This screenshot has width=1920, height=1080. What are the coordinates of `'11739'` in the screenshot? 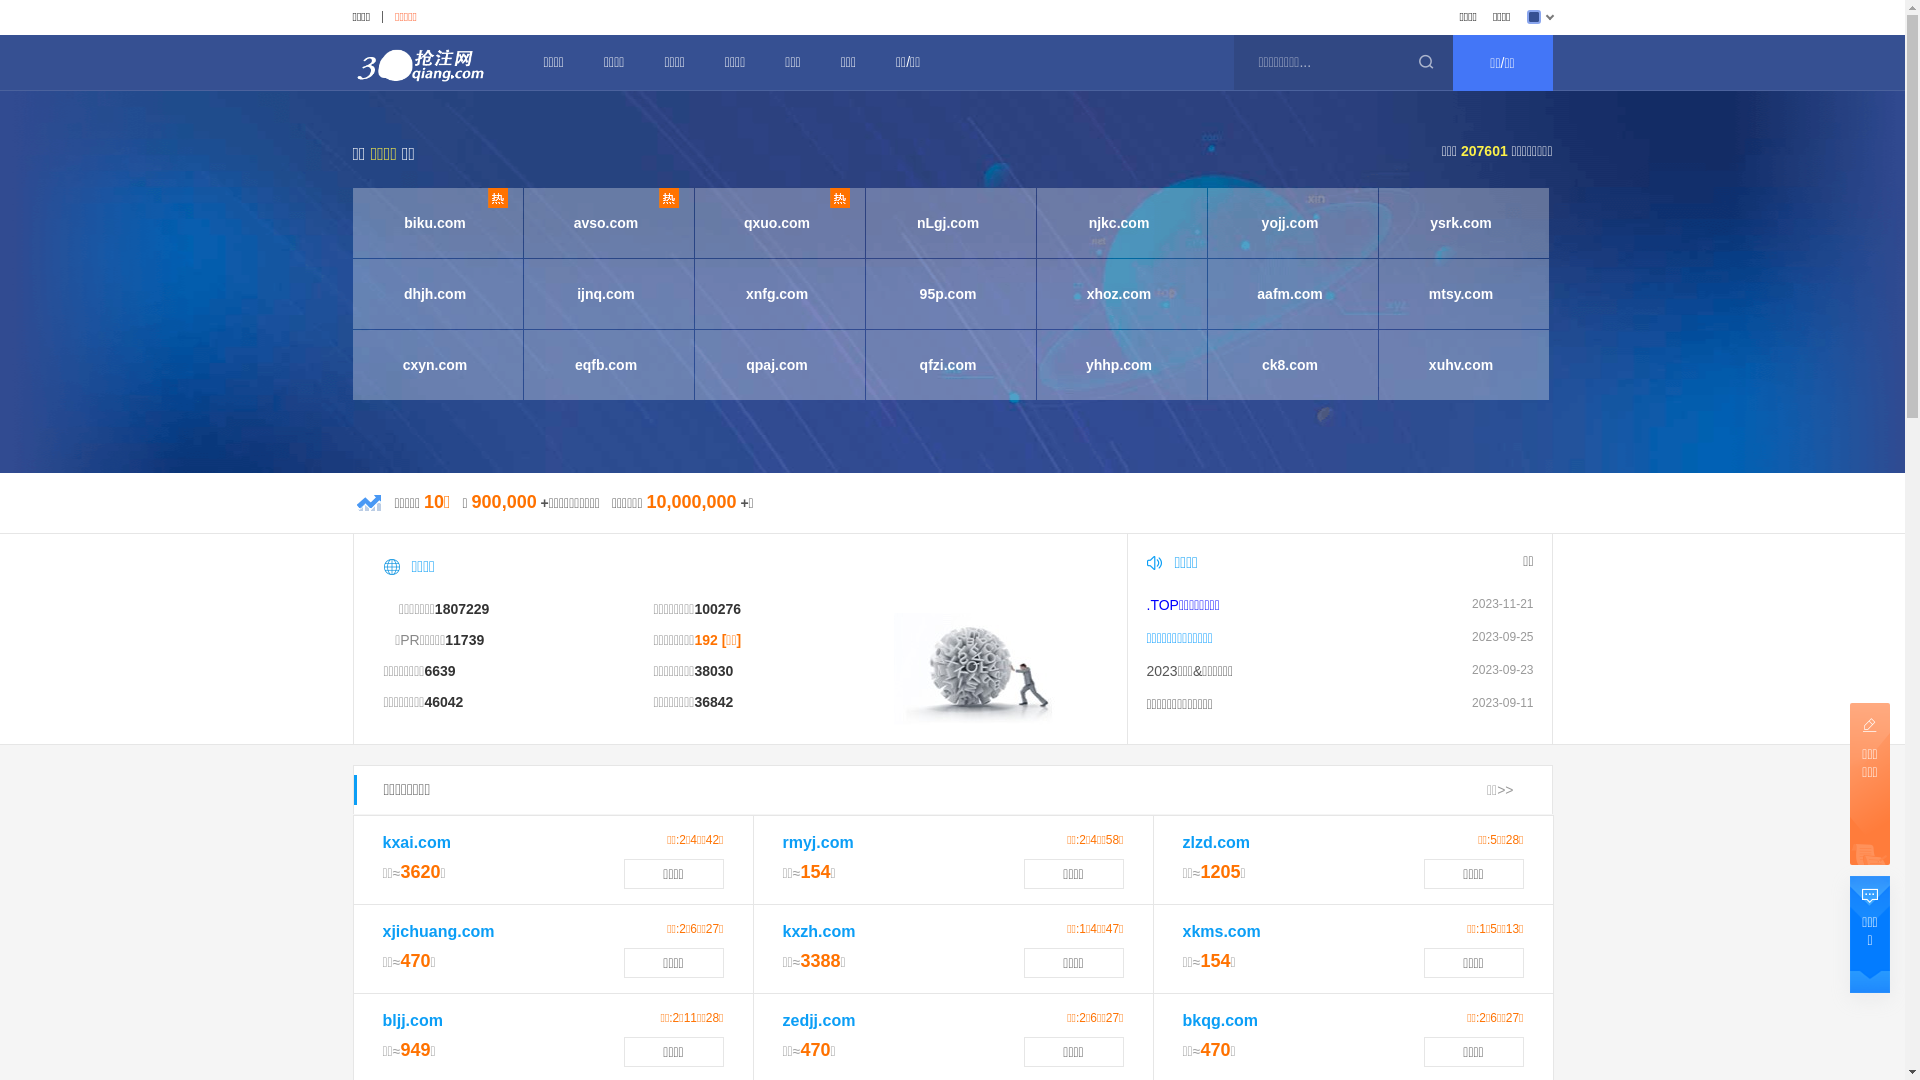 It's located at (444, 640).